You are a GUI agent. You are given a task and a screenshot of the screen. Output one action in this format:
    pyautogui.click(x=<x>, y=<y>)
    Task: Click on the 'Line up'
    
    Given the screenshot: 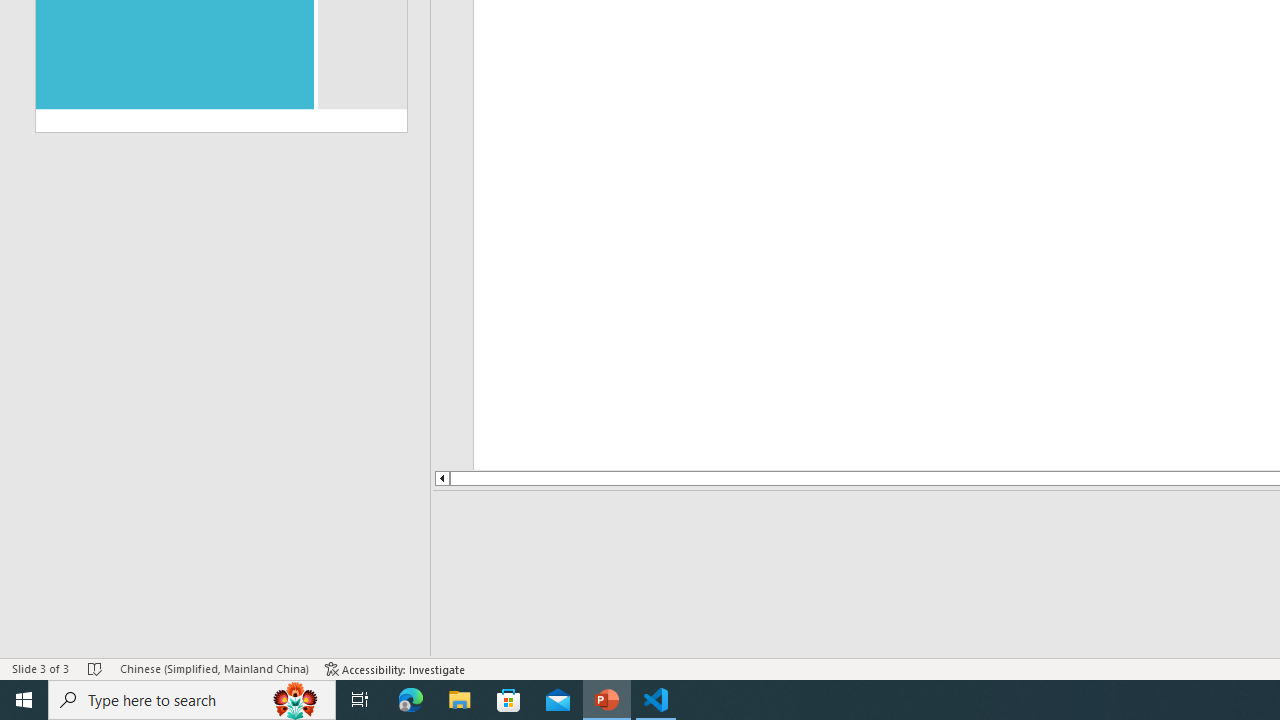 What is the action you would take?
    pyautogui.click(x=440, y=478)
    